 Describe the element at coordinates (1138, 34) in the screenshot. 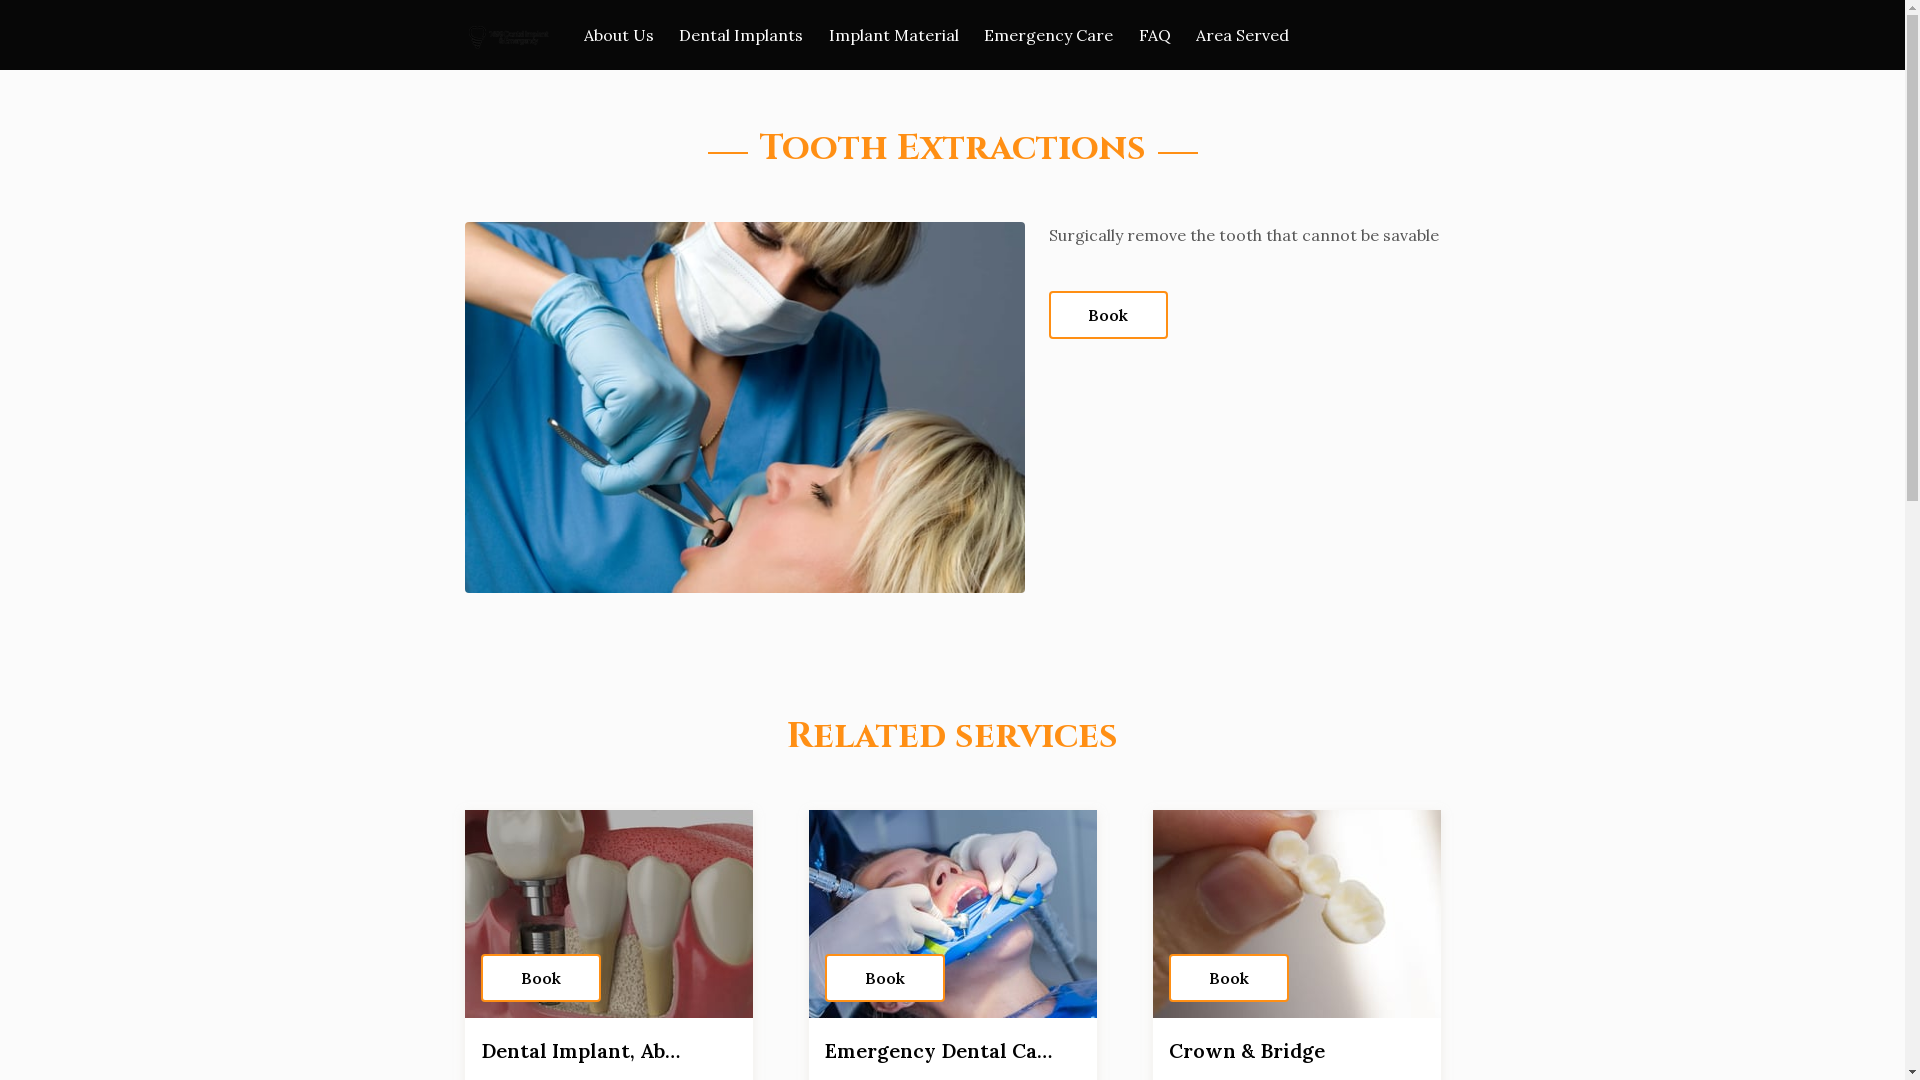

I see `'FAQ'` at that location.